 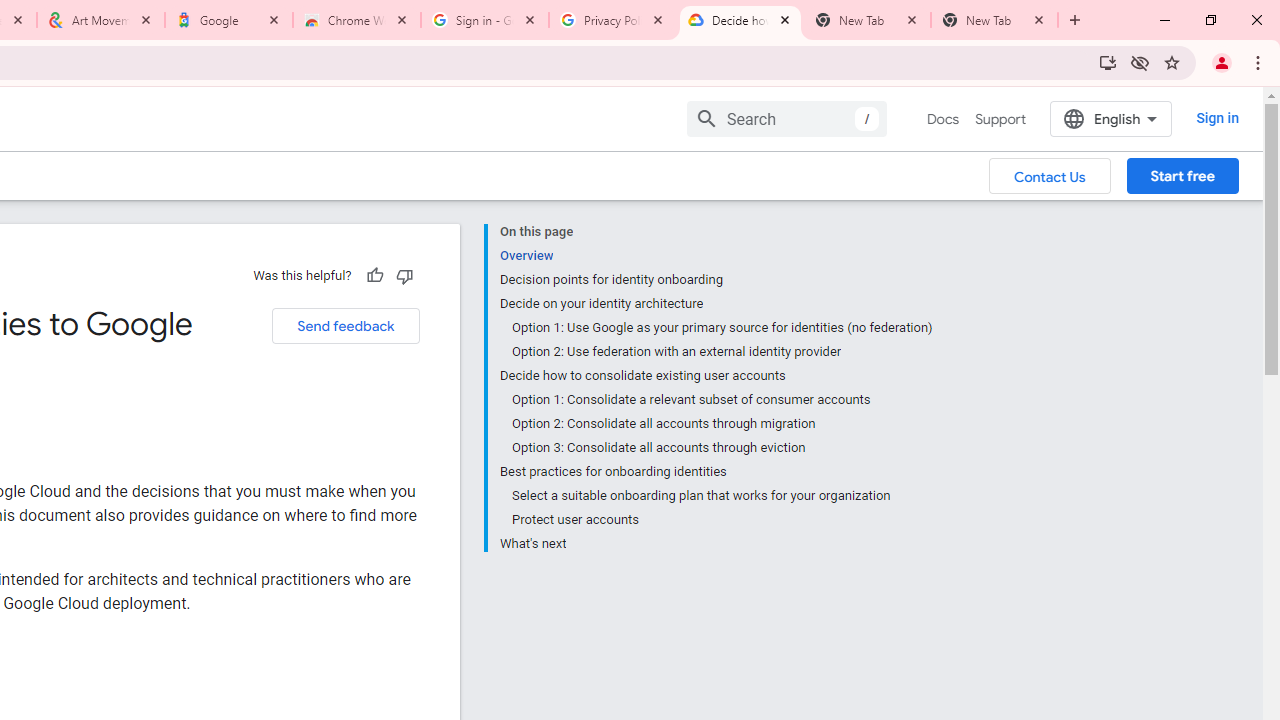 What do you see at coordinates (720, 447) in the screenshot?
I see `'Option 3: Consolidate all accounts through eviction'` at bounding box center [720, 447].